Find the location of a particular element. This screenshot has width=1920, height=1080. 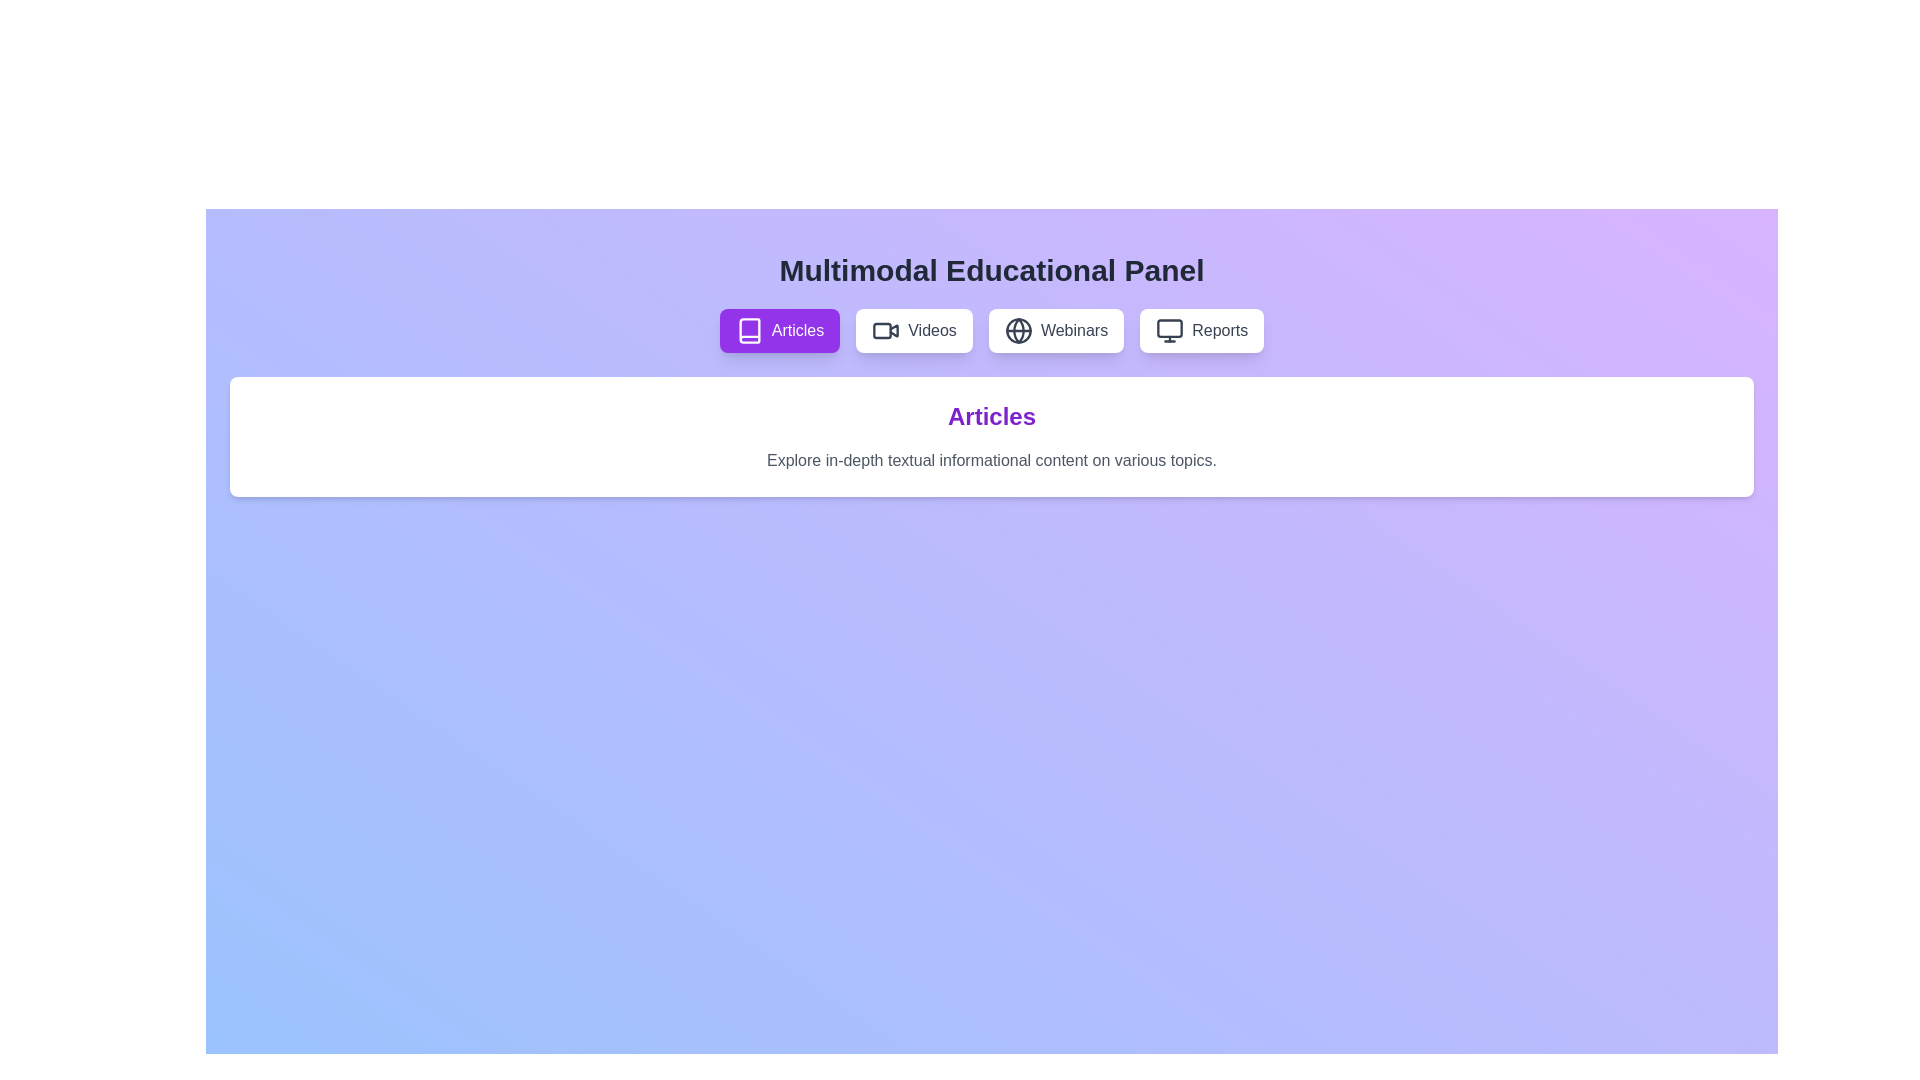

the first button in the button group below the 'Multimodal Educational Panel' heading is located at coordinates (779, 330).